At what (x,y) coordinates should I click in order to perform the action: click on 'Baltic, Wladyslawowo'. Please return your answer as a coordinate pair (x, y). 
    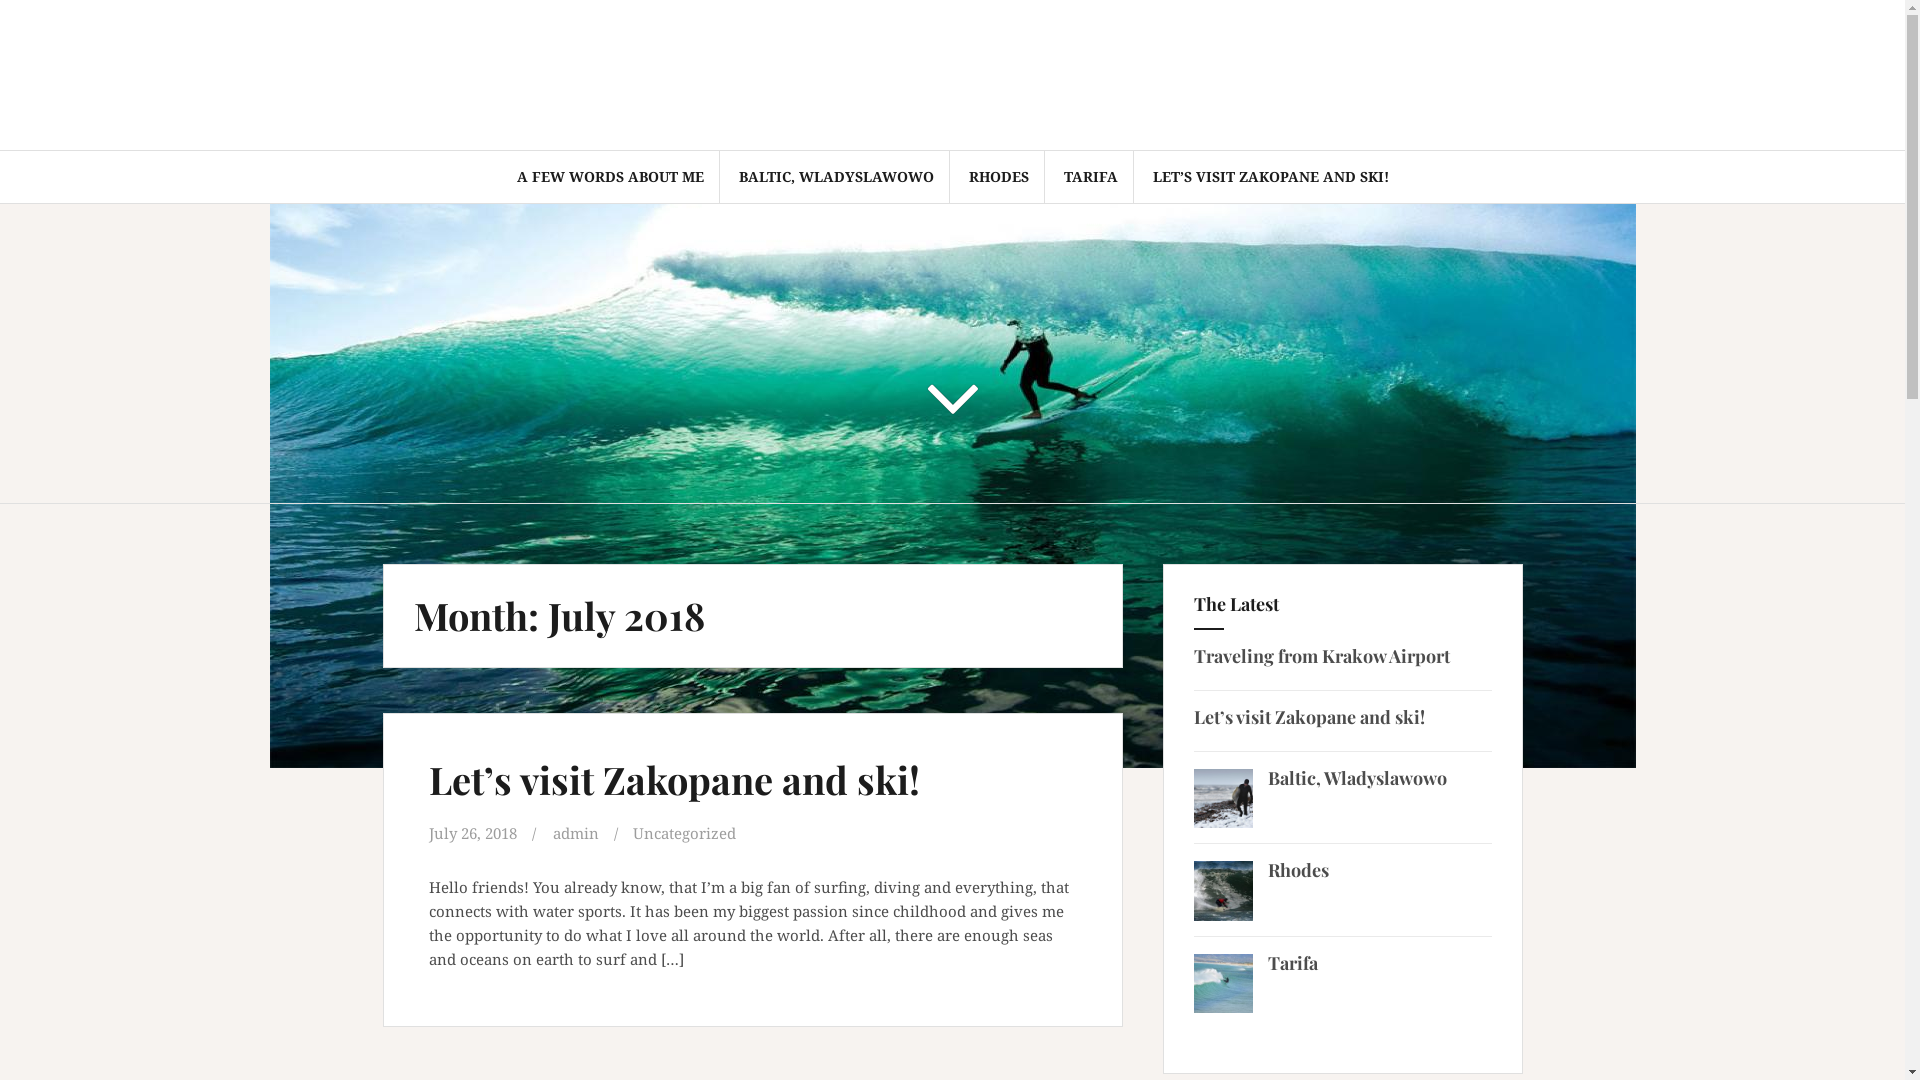
    Looking at the image, I should click on (1357, 777).